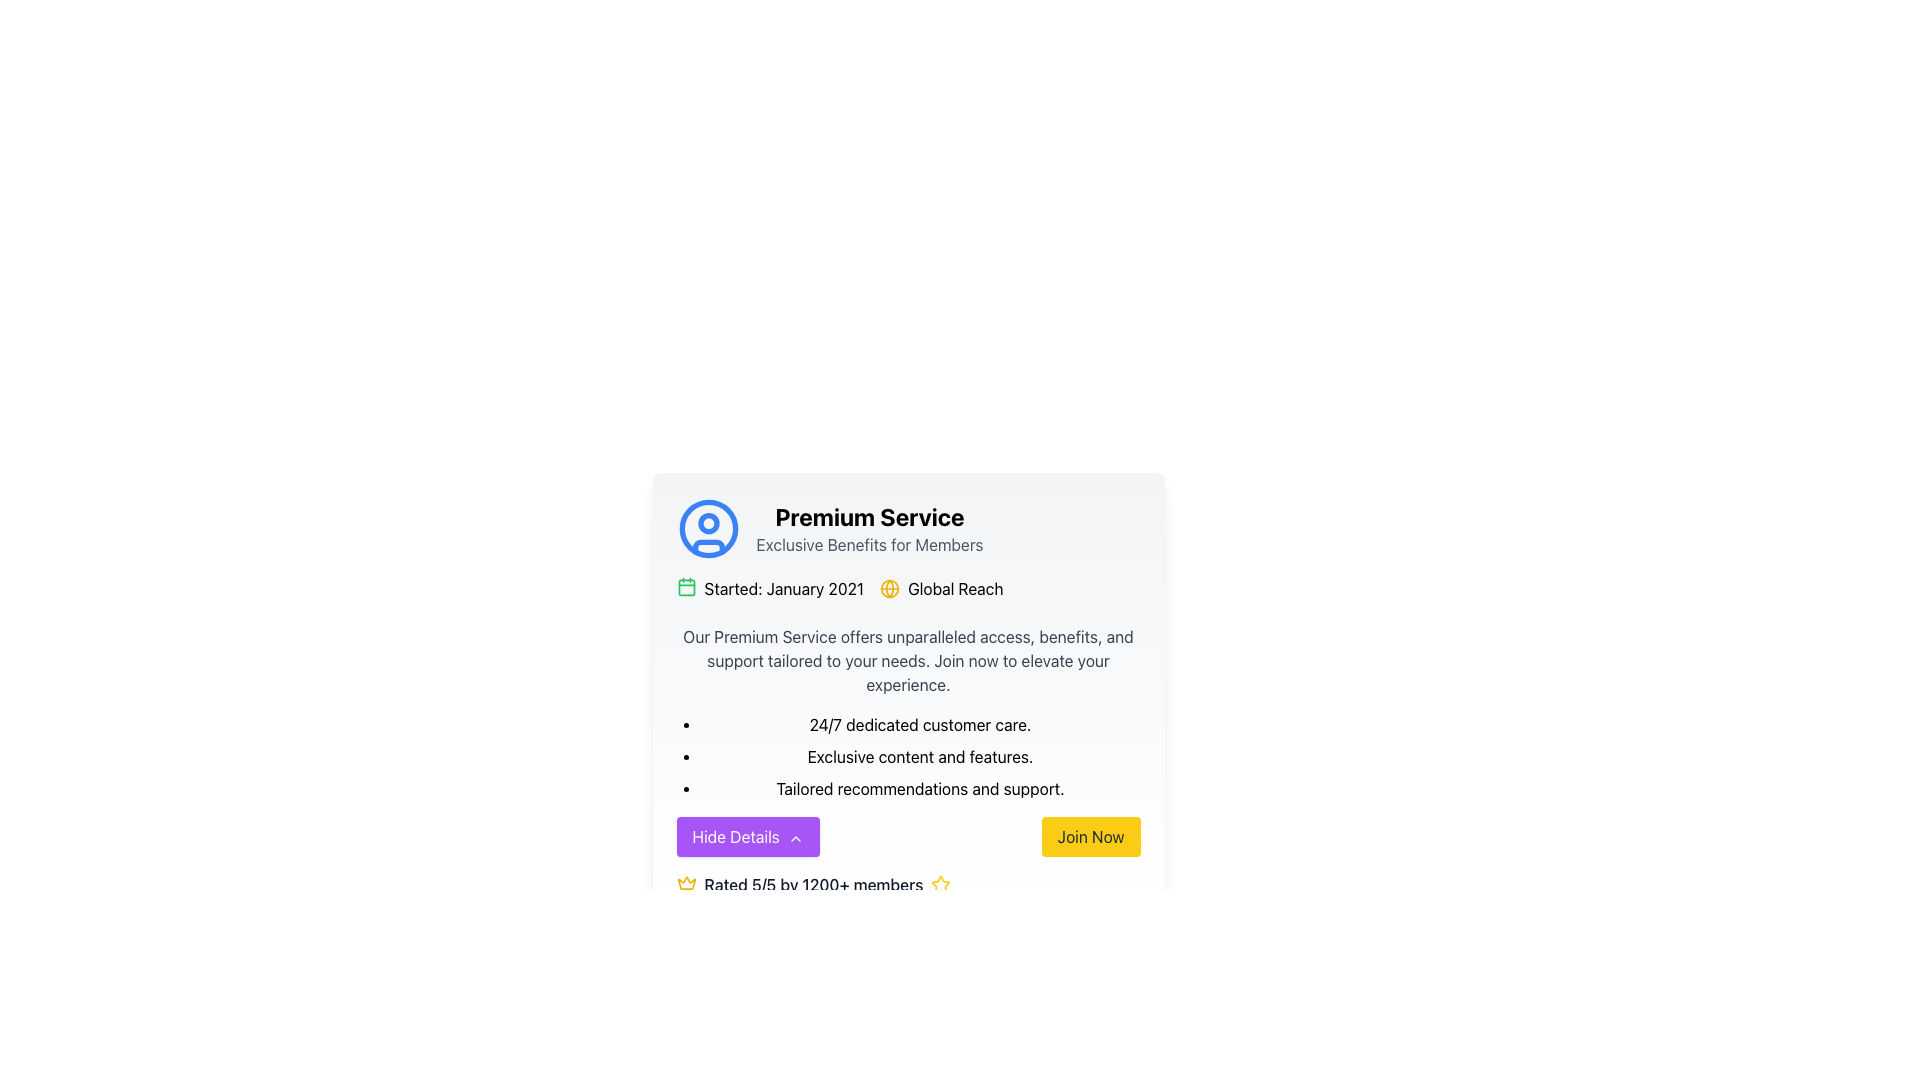 Image resolution: width=1920 pixels, height=1080 pixels. I want to click on testimonial/rating text that states 'Rated 5/5 by 1200+ members' located at the bottom of the premium membership details card, beneath the 'Hide Details' and 'Join Now' buttons, so click(907, 883).